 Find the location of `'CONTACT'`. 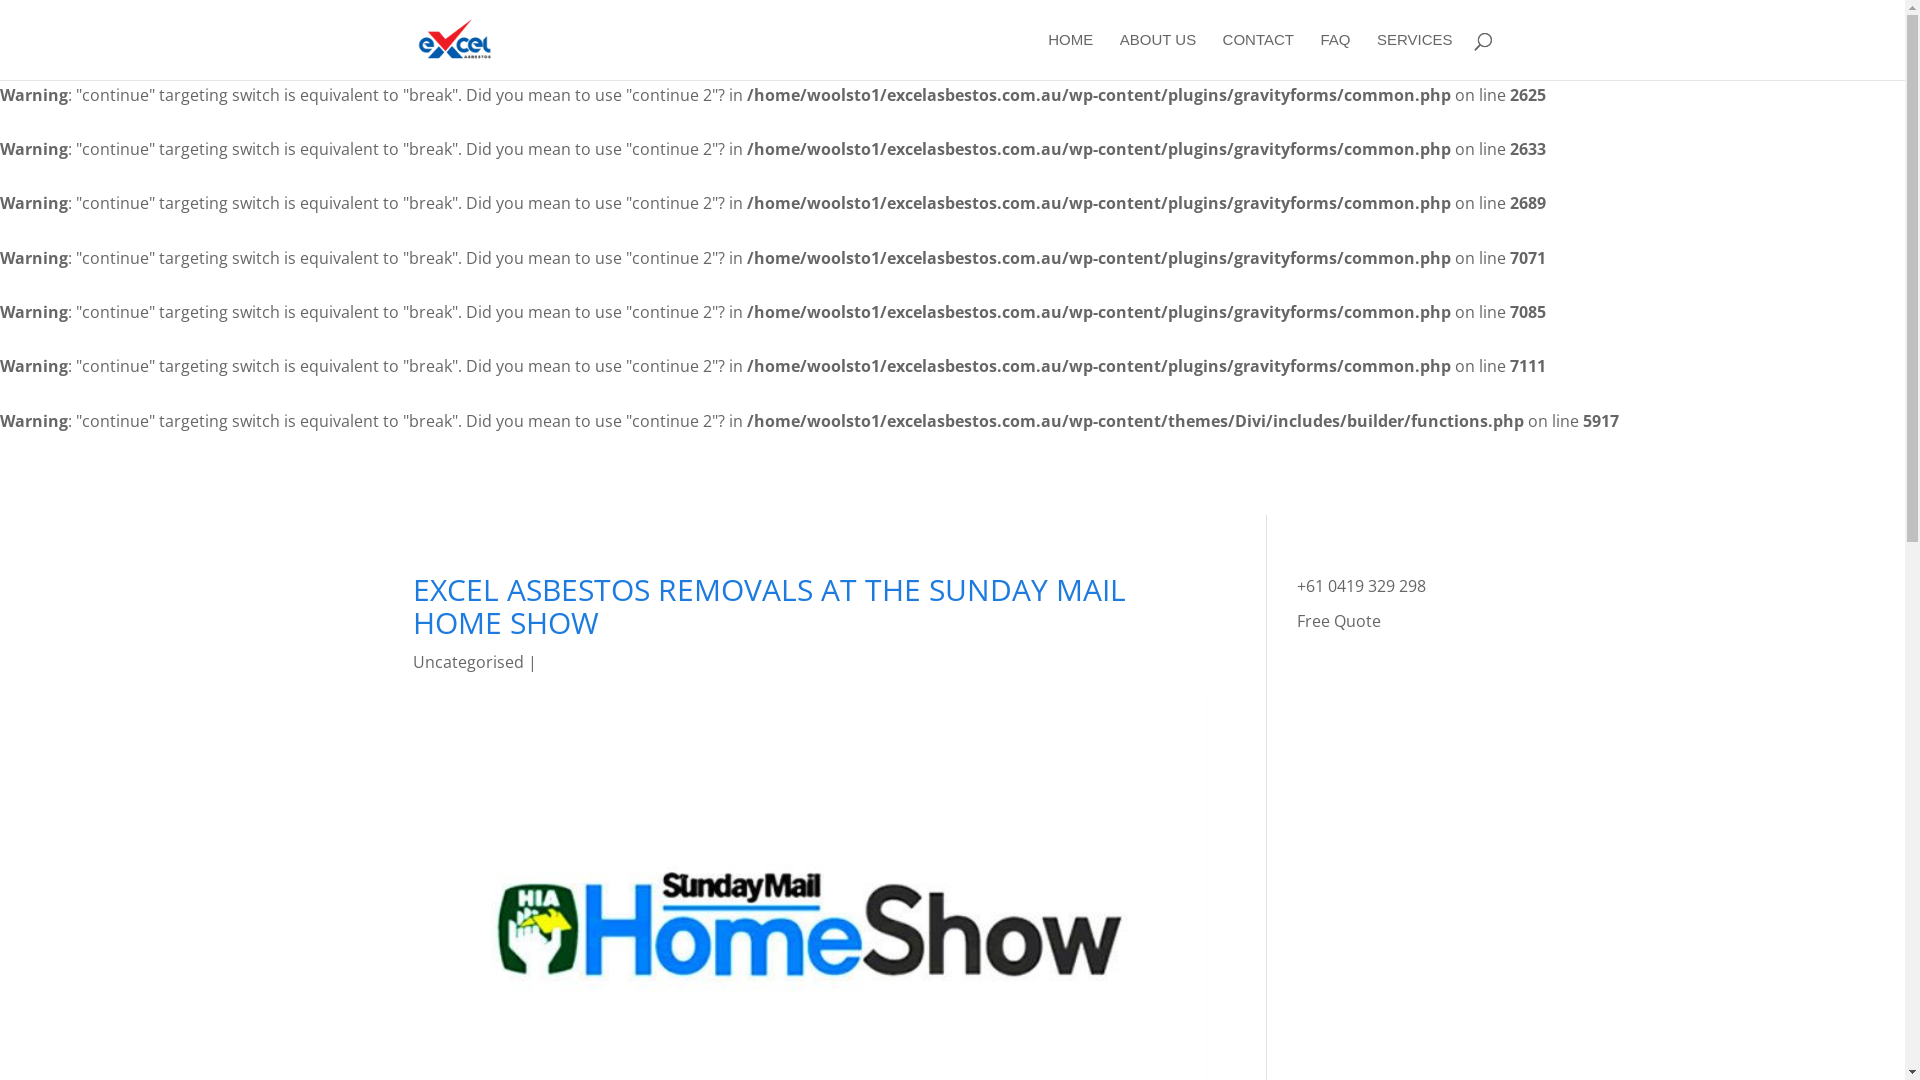

'CONTACT' is located at coordinates (1257, 55).